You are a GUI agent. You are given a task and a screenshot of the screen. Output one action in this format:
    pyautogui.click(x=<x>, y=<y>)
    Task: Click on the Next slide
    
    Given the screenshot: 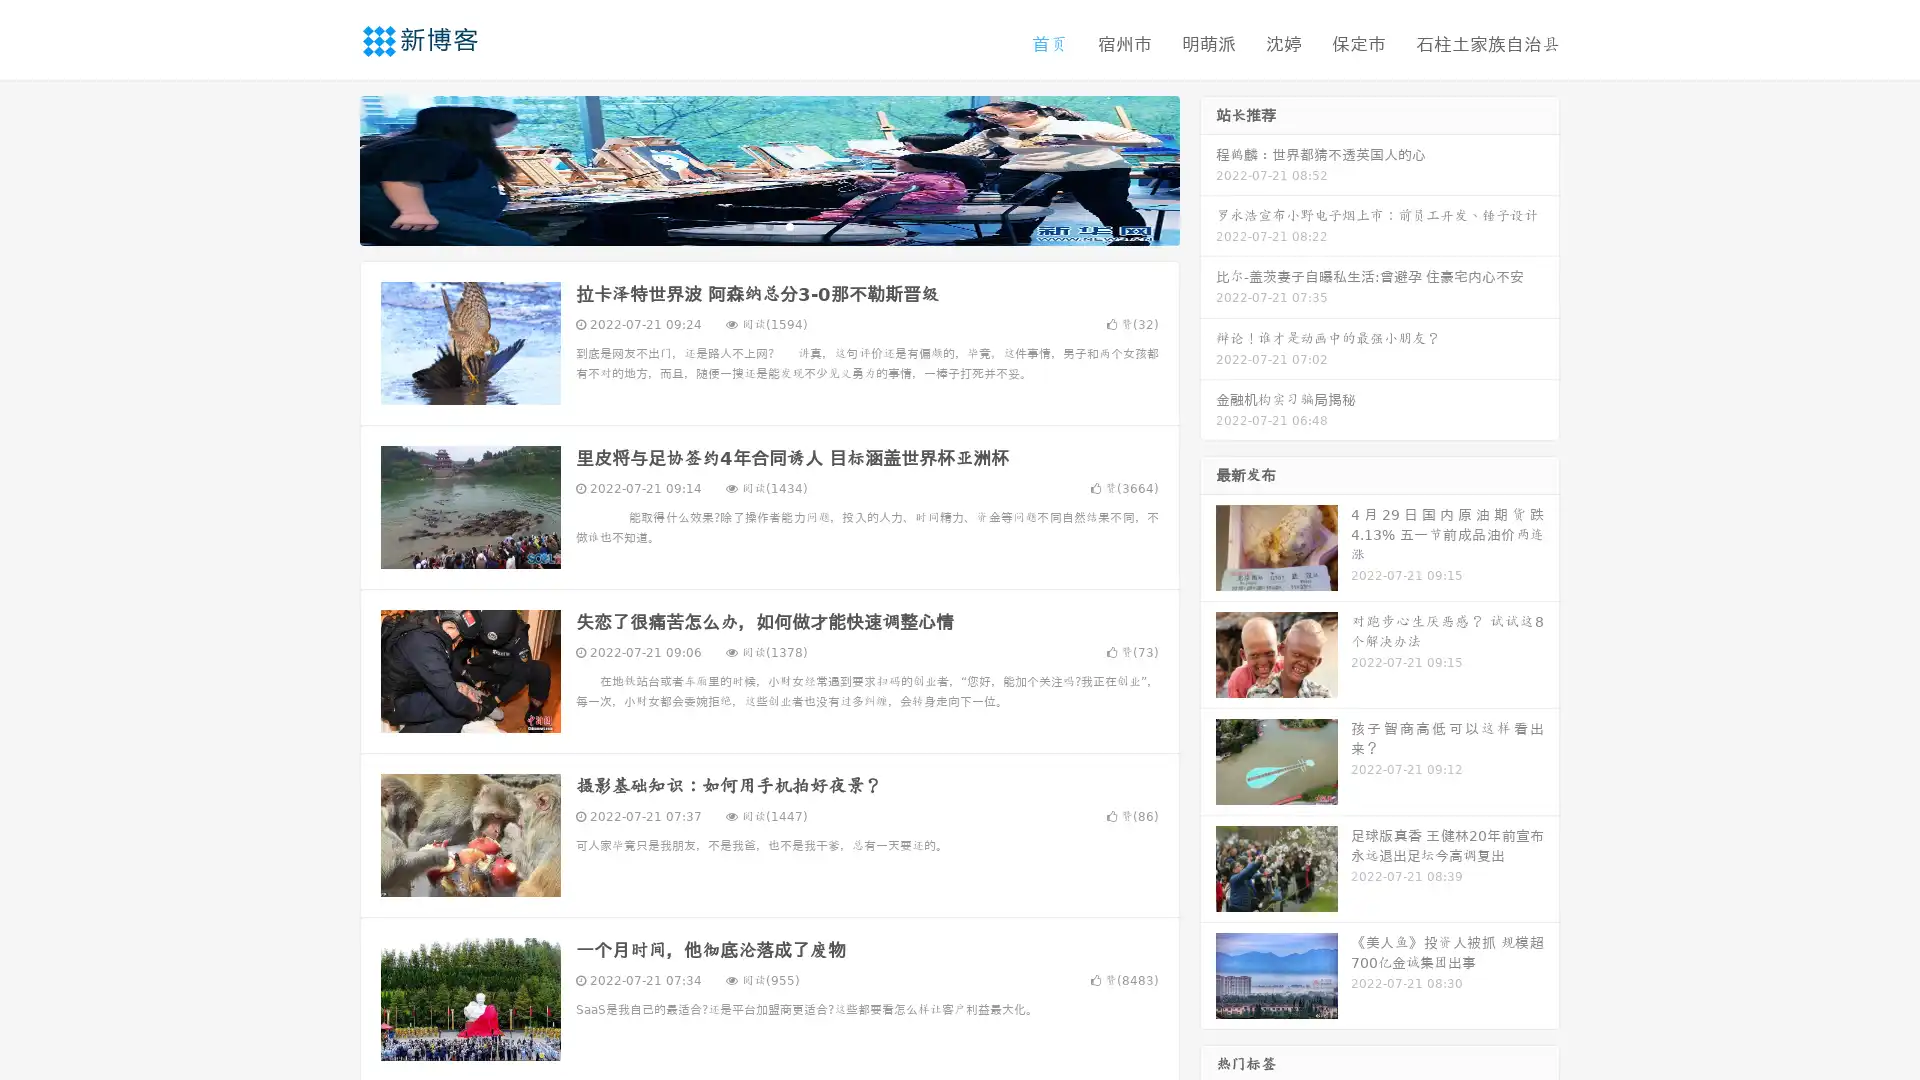 What is the action you would take?
    pyautogui.click(x=1208, y=168)
    